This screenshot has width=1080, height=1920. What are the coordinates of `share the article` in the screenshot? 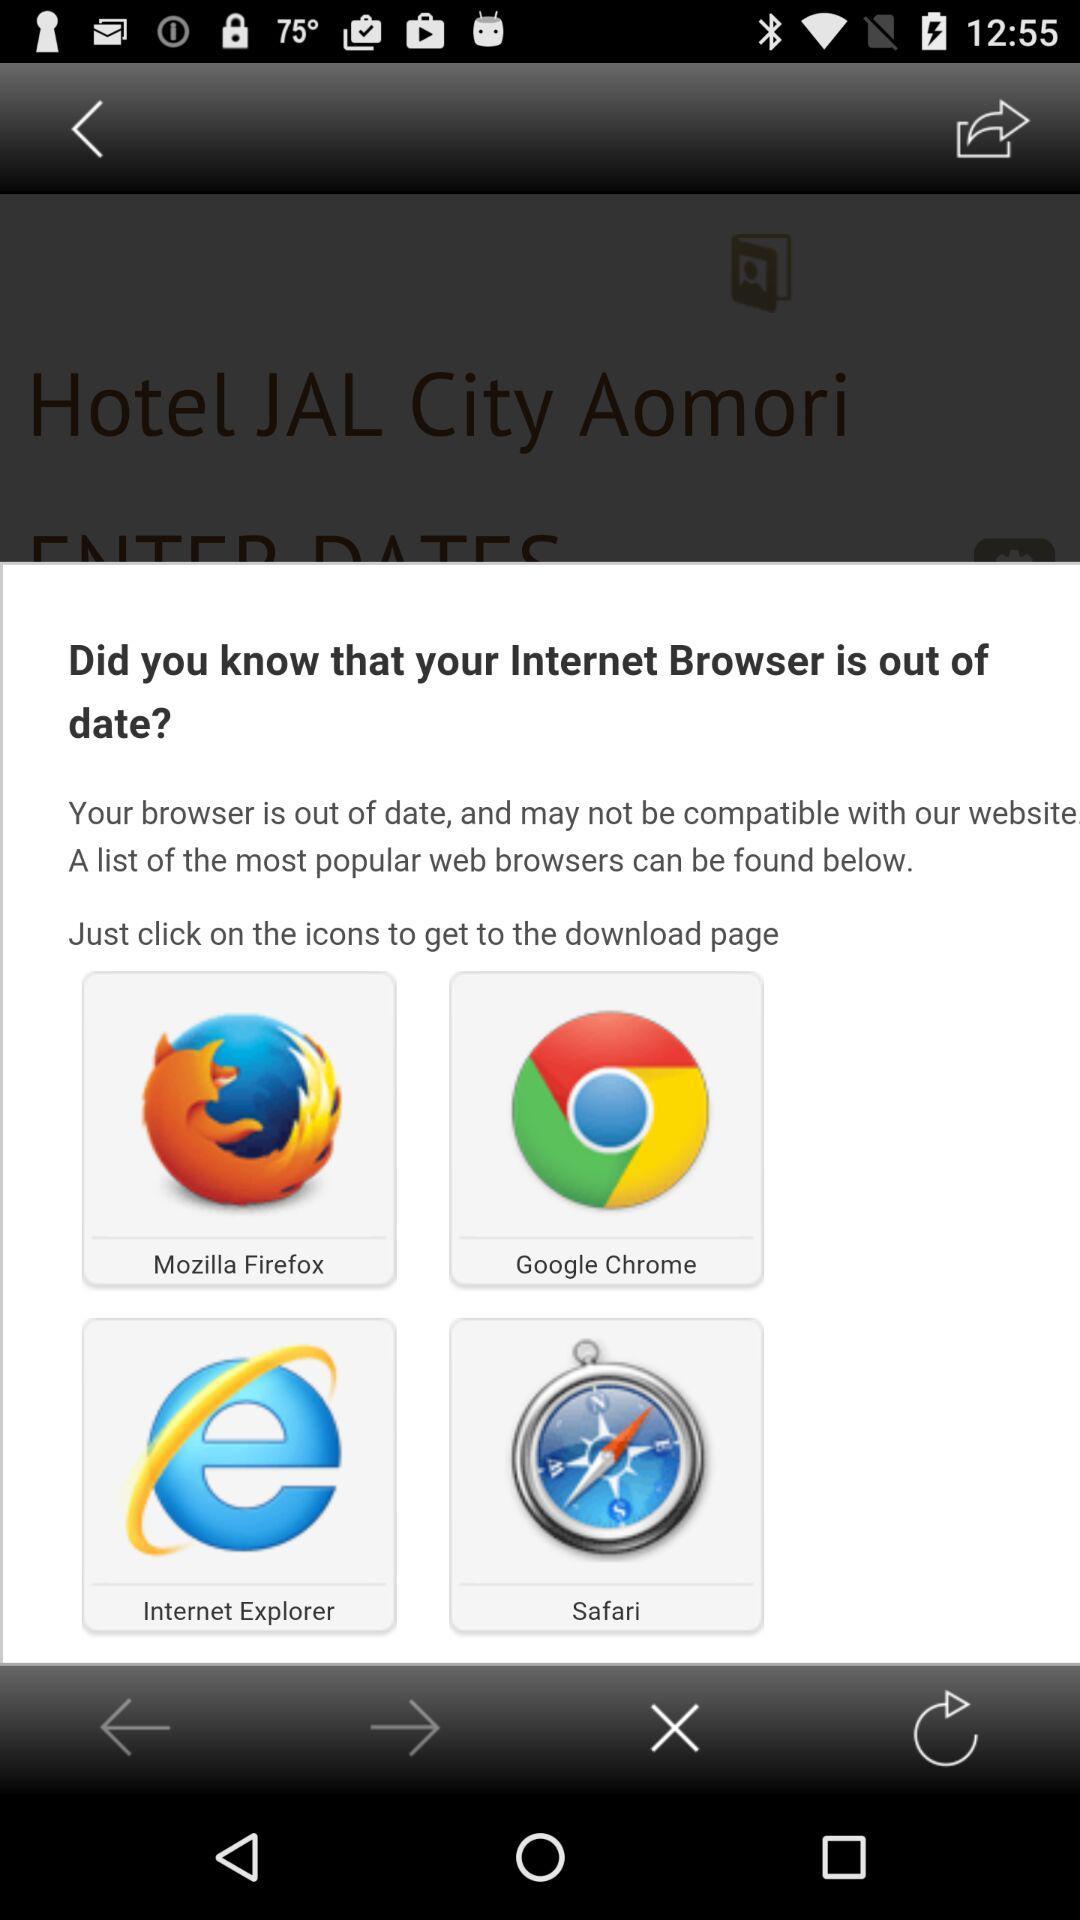 It's located at (992, 127).